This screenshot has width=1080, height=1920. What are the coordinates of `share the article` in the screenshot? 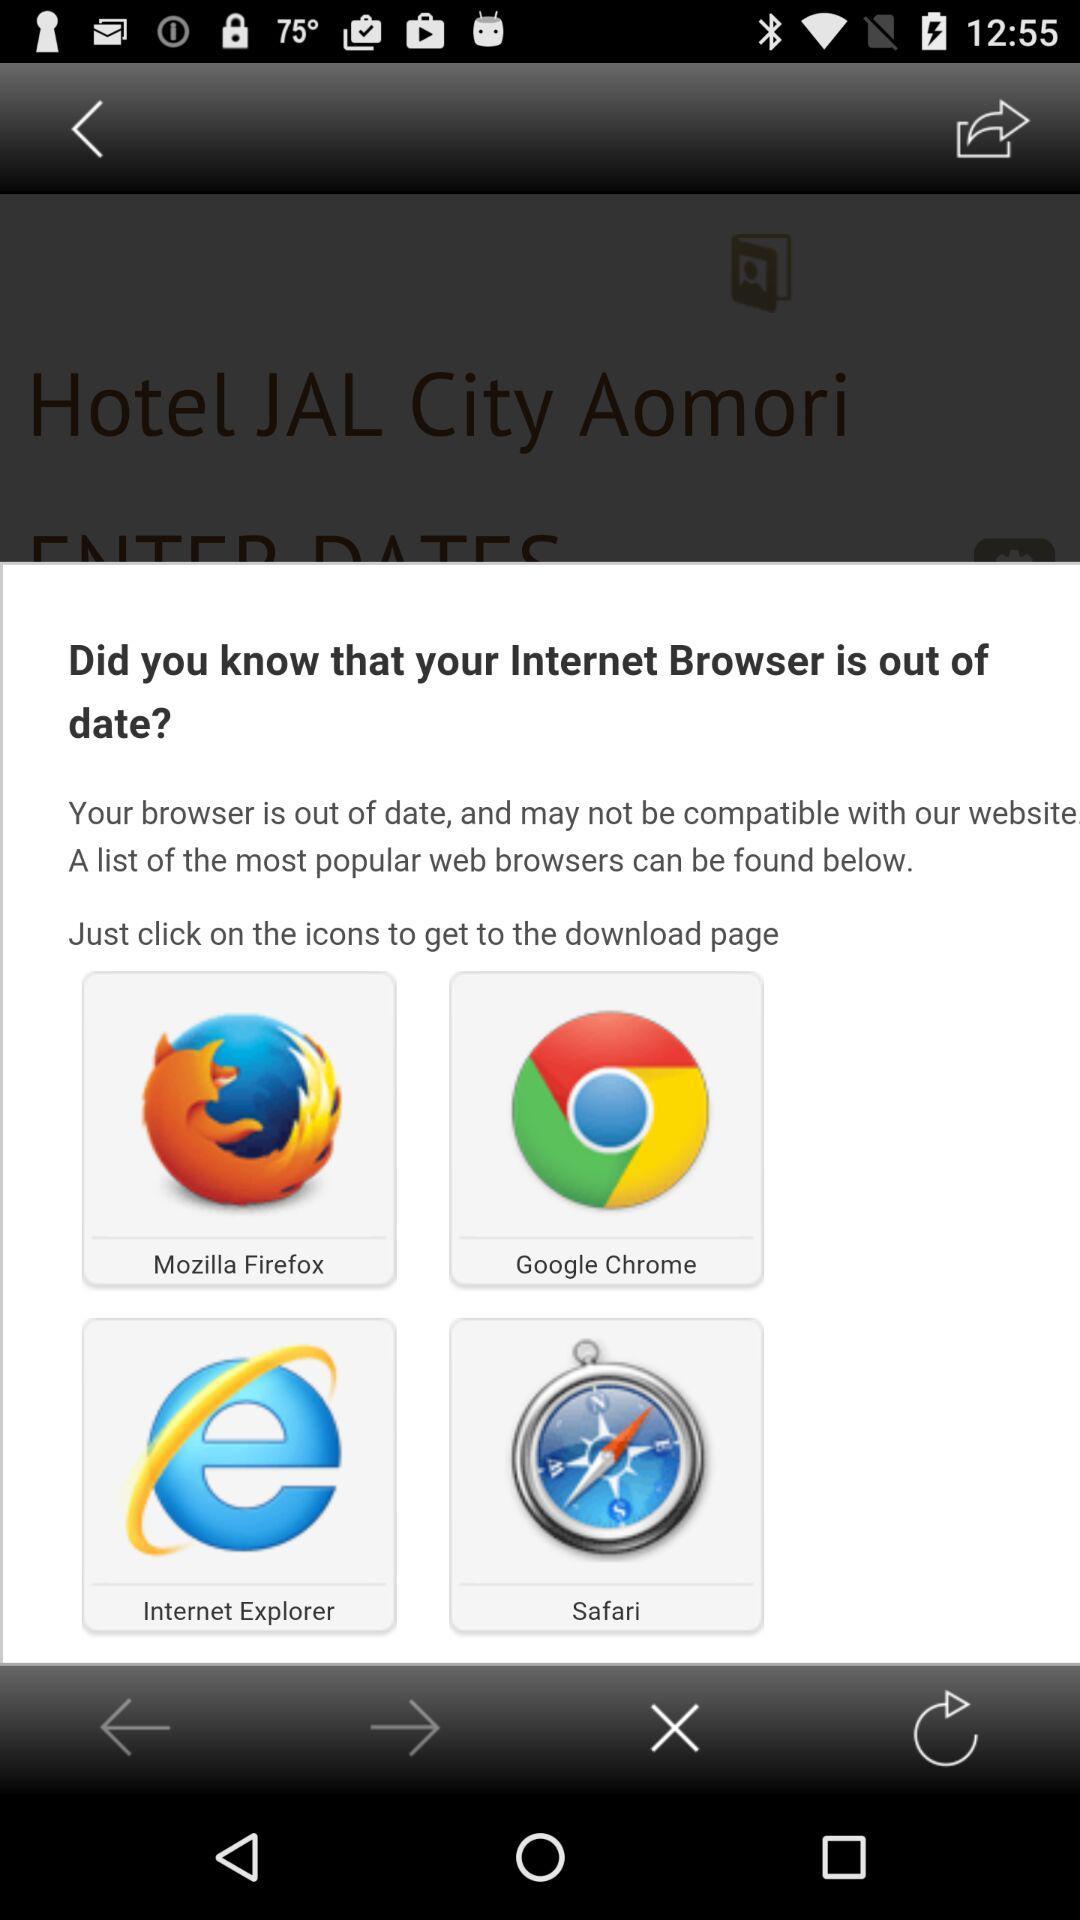 It's located at (992, 127).